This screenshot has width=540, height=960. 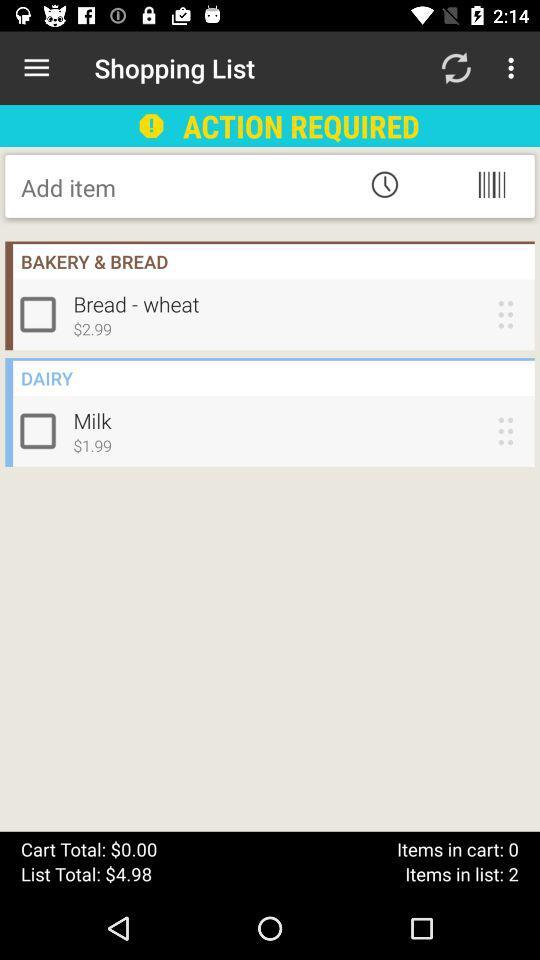 What do you see at coordinates (384, 184) in the screenshot?
I see `reminder` at bounding box center [384, 184].